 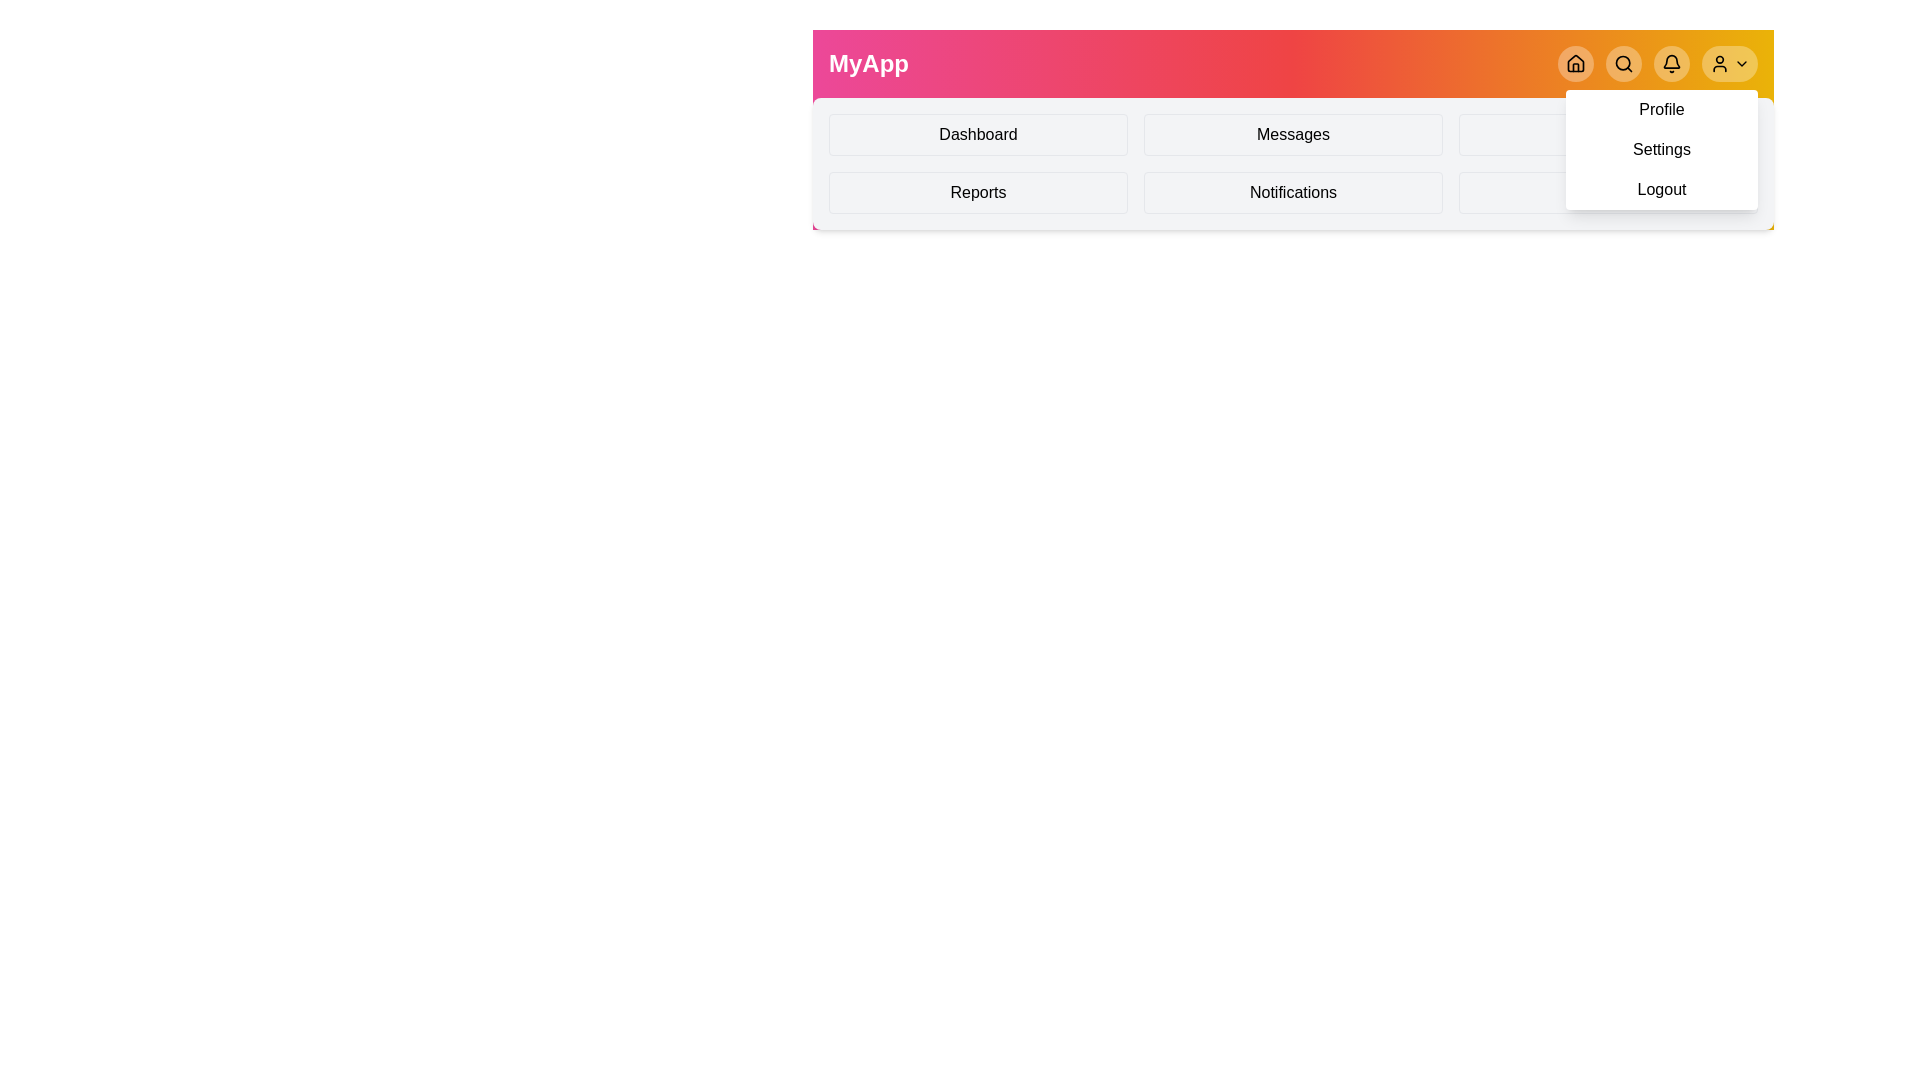 I want to click on the profile menu toggle button to collapse the menu, so click(x=1728, y=63).